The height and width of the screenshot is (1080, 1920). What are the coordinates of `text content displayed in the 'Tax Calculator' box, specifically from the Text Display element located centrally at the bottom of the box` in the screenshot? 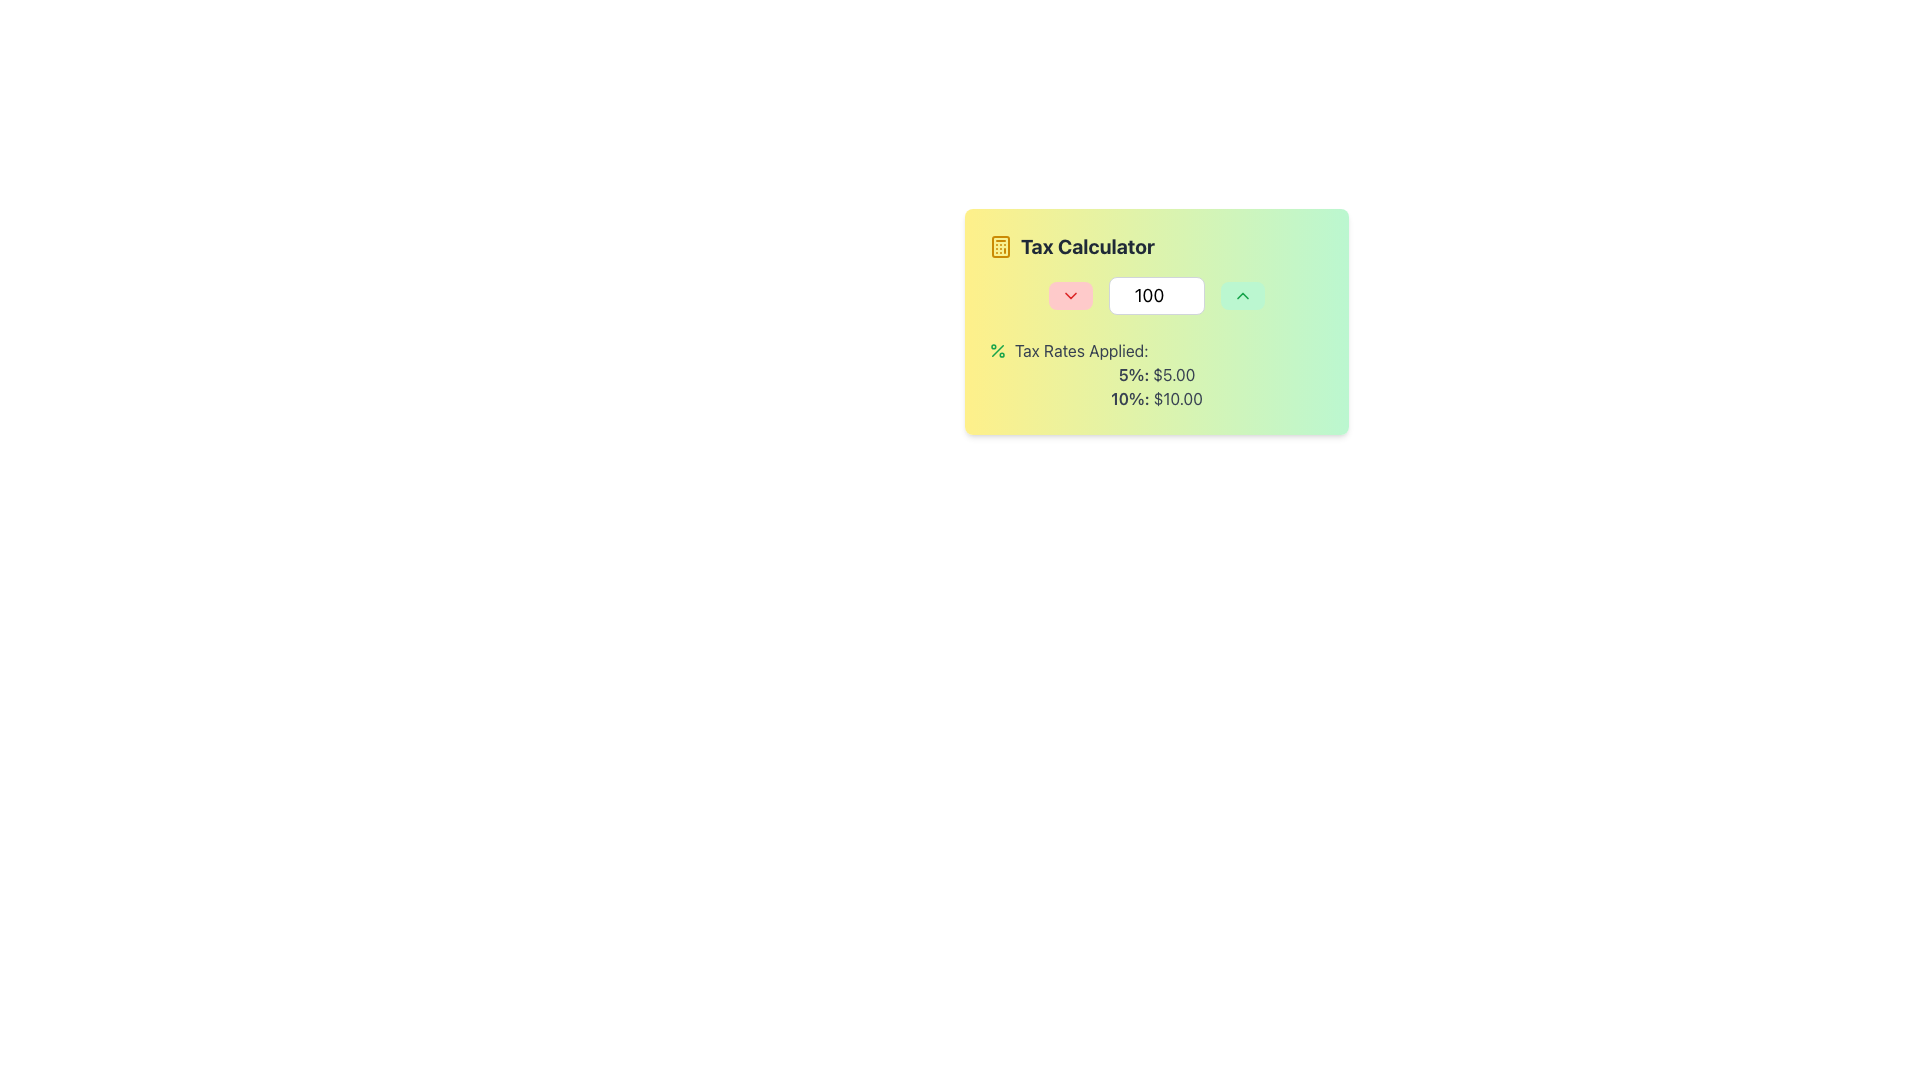 It's located at (1156, 374).